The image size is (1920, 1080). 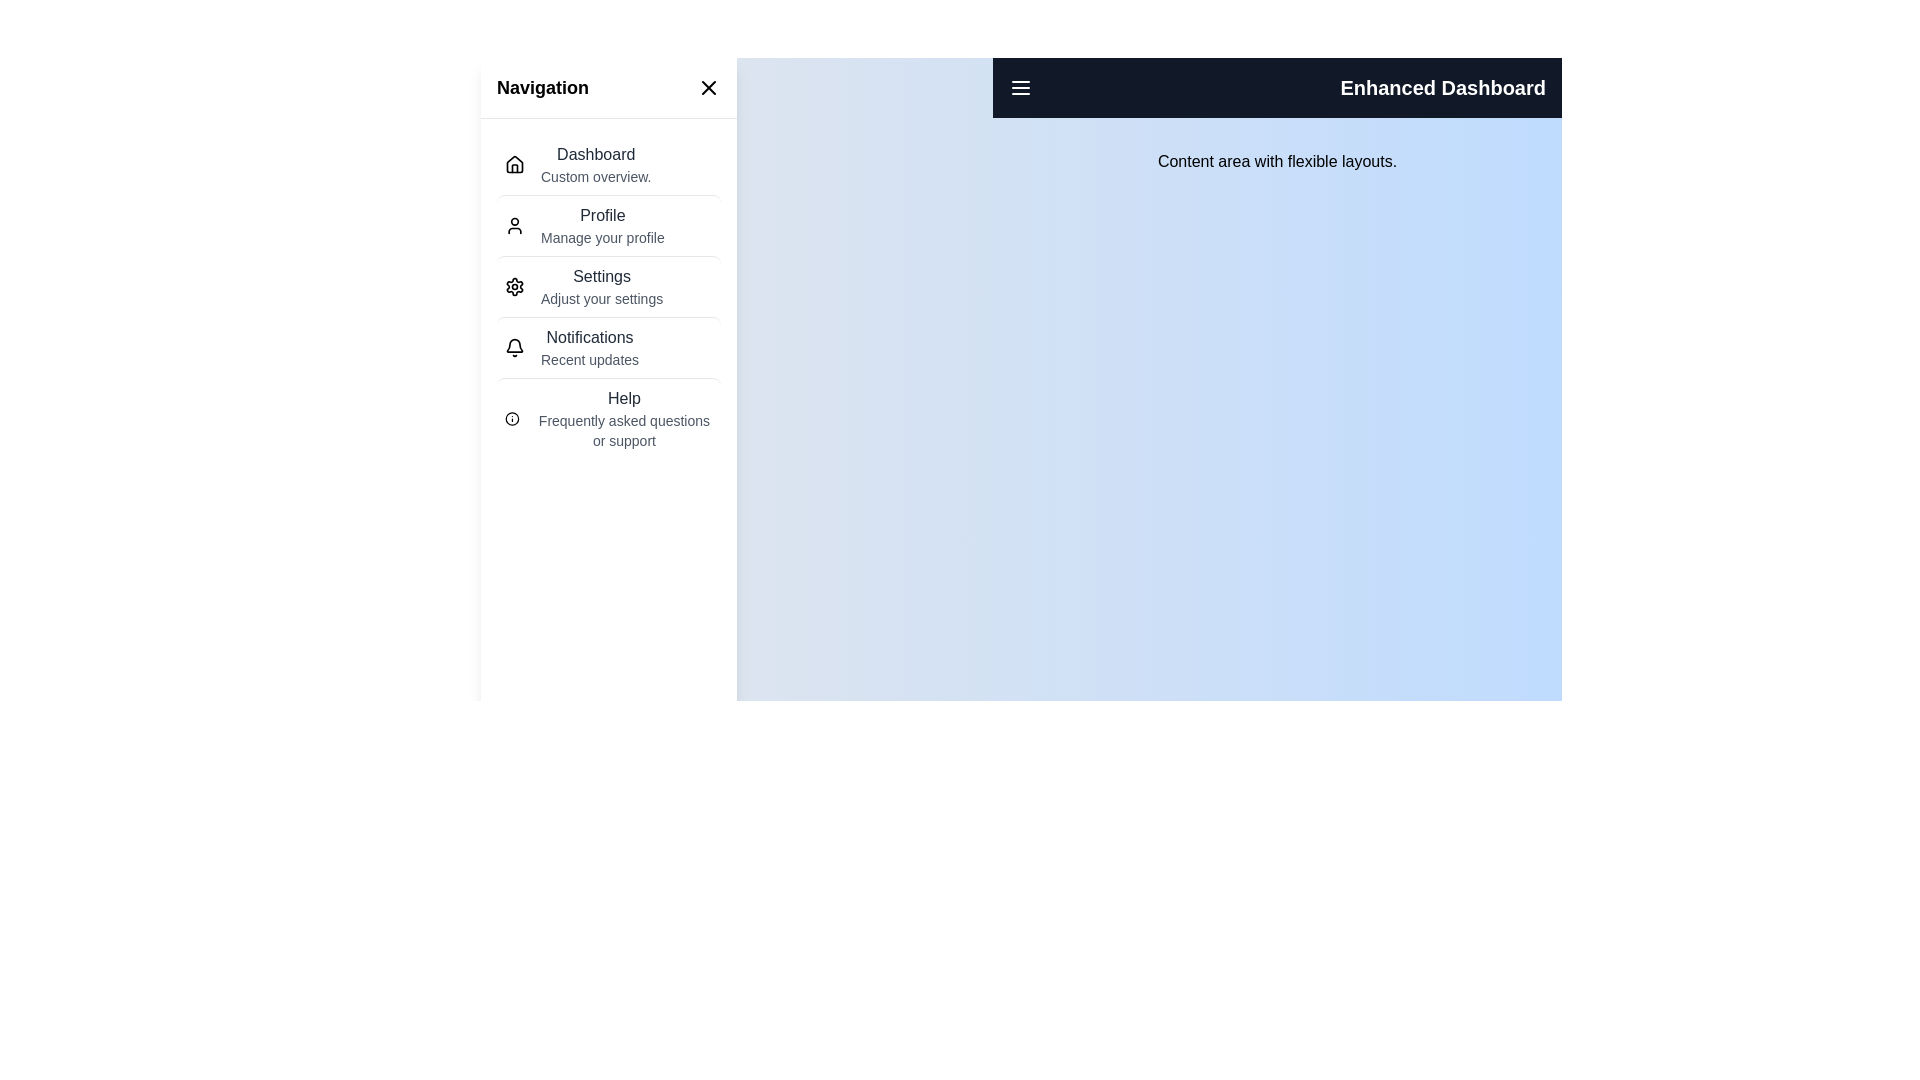 What do you see at coordinates (595, 164) in the screenshot?
I see `the Link element located in the left navigation menu, directly beneath the house icon` at bounding box center [595, 164].